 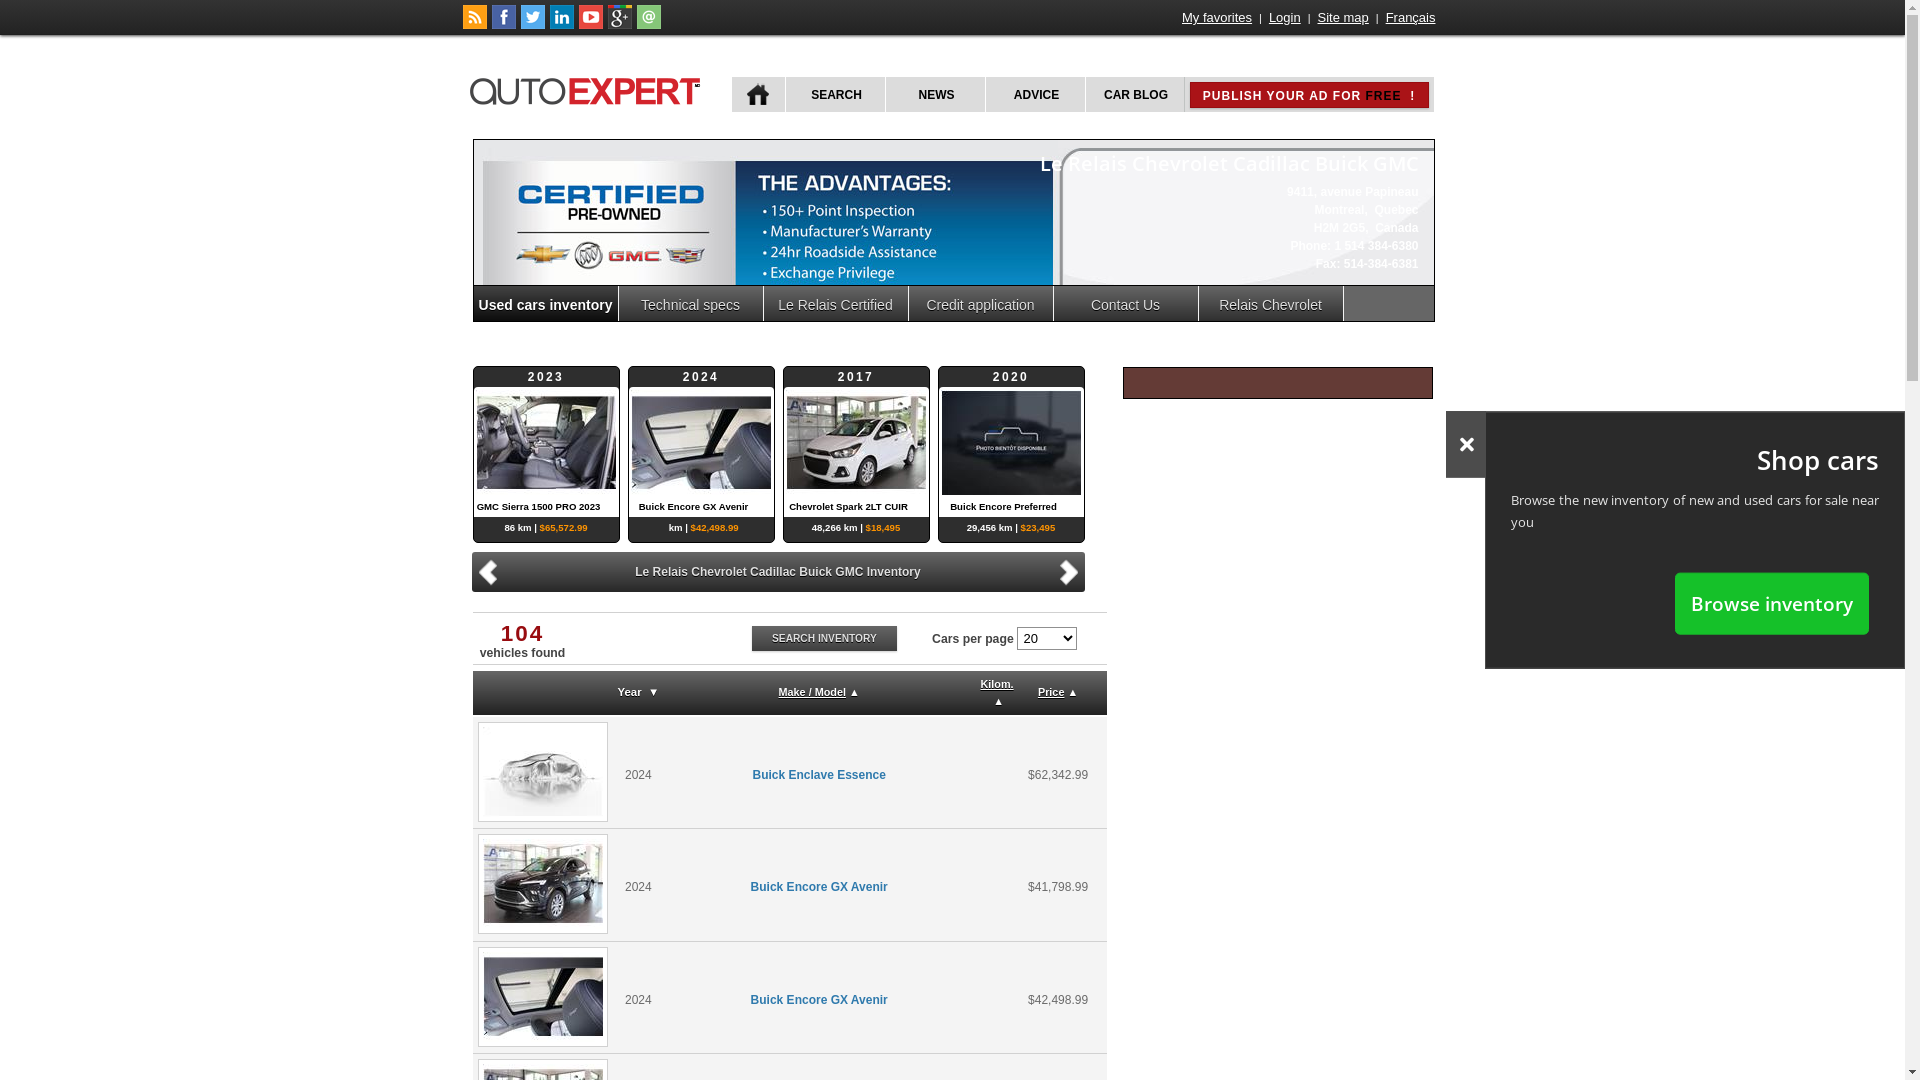 What do you see at coordinates (473, 24) in the screenshot?
I see `'Follow car news on autoExpert.ca'` at bounding box center [473, 24].